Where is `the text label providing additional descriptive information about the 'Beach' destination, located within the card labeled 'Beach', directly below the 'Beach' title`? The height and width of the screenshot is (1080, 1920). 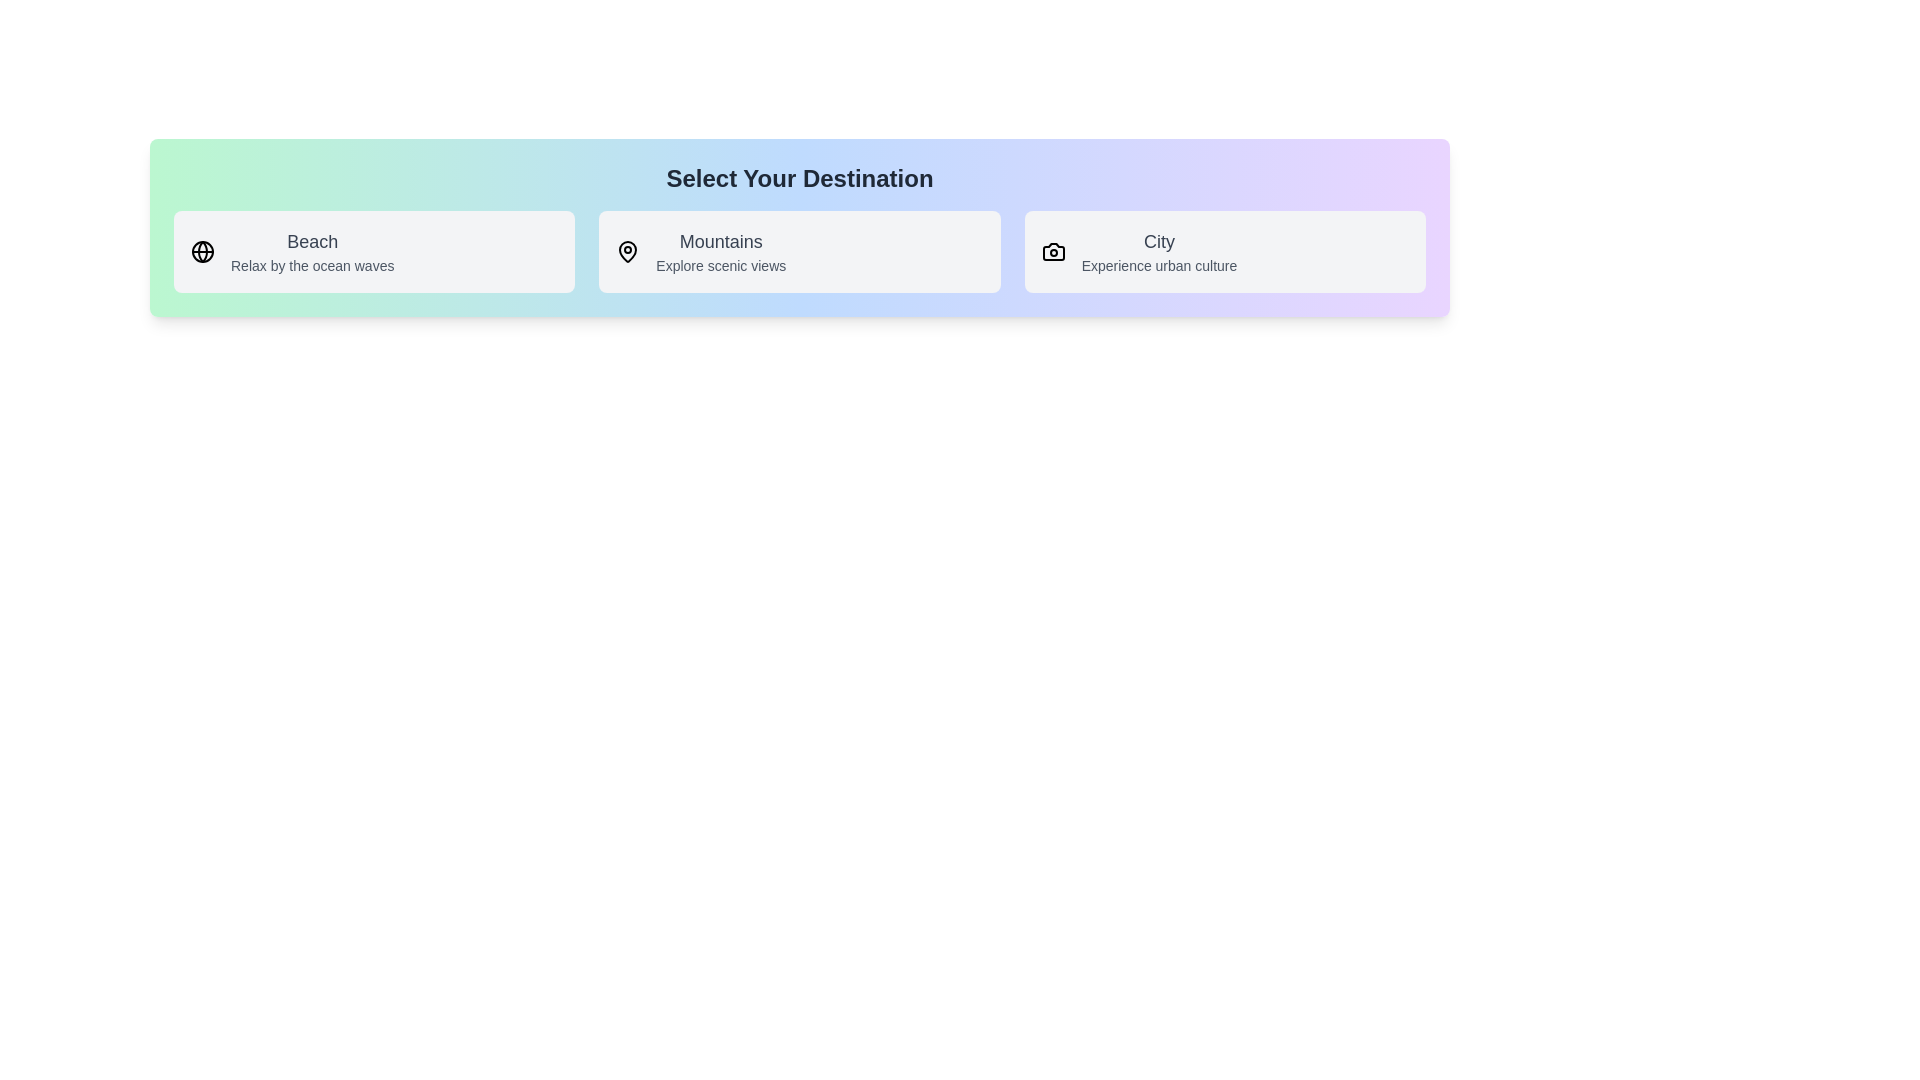
the text label providing additional descriptive information about the 'Beach' destination, located within the card labeled 'Beach', directly below the 'Beach' title is located at coordinates (311, 265).